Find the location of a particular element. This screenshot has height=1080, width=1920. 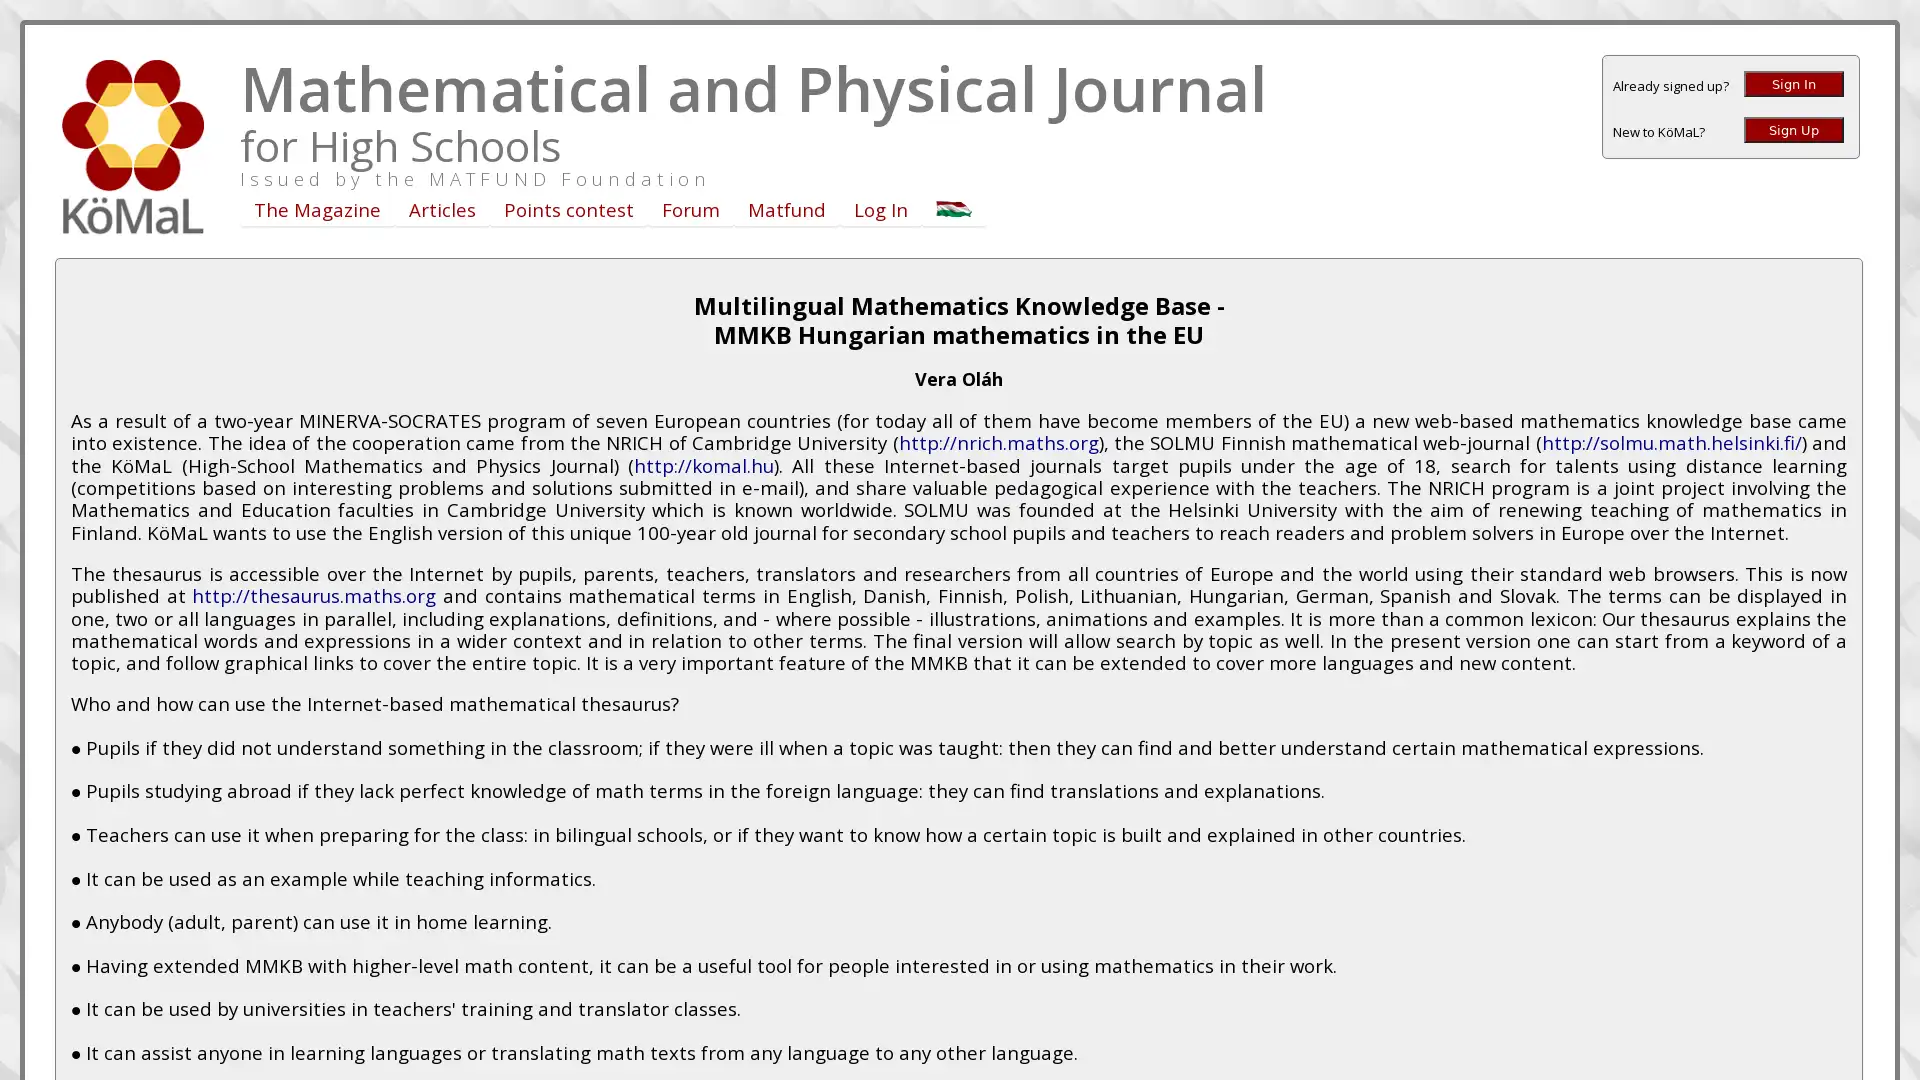

Sign Up is located at coordinates (1794, 130).